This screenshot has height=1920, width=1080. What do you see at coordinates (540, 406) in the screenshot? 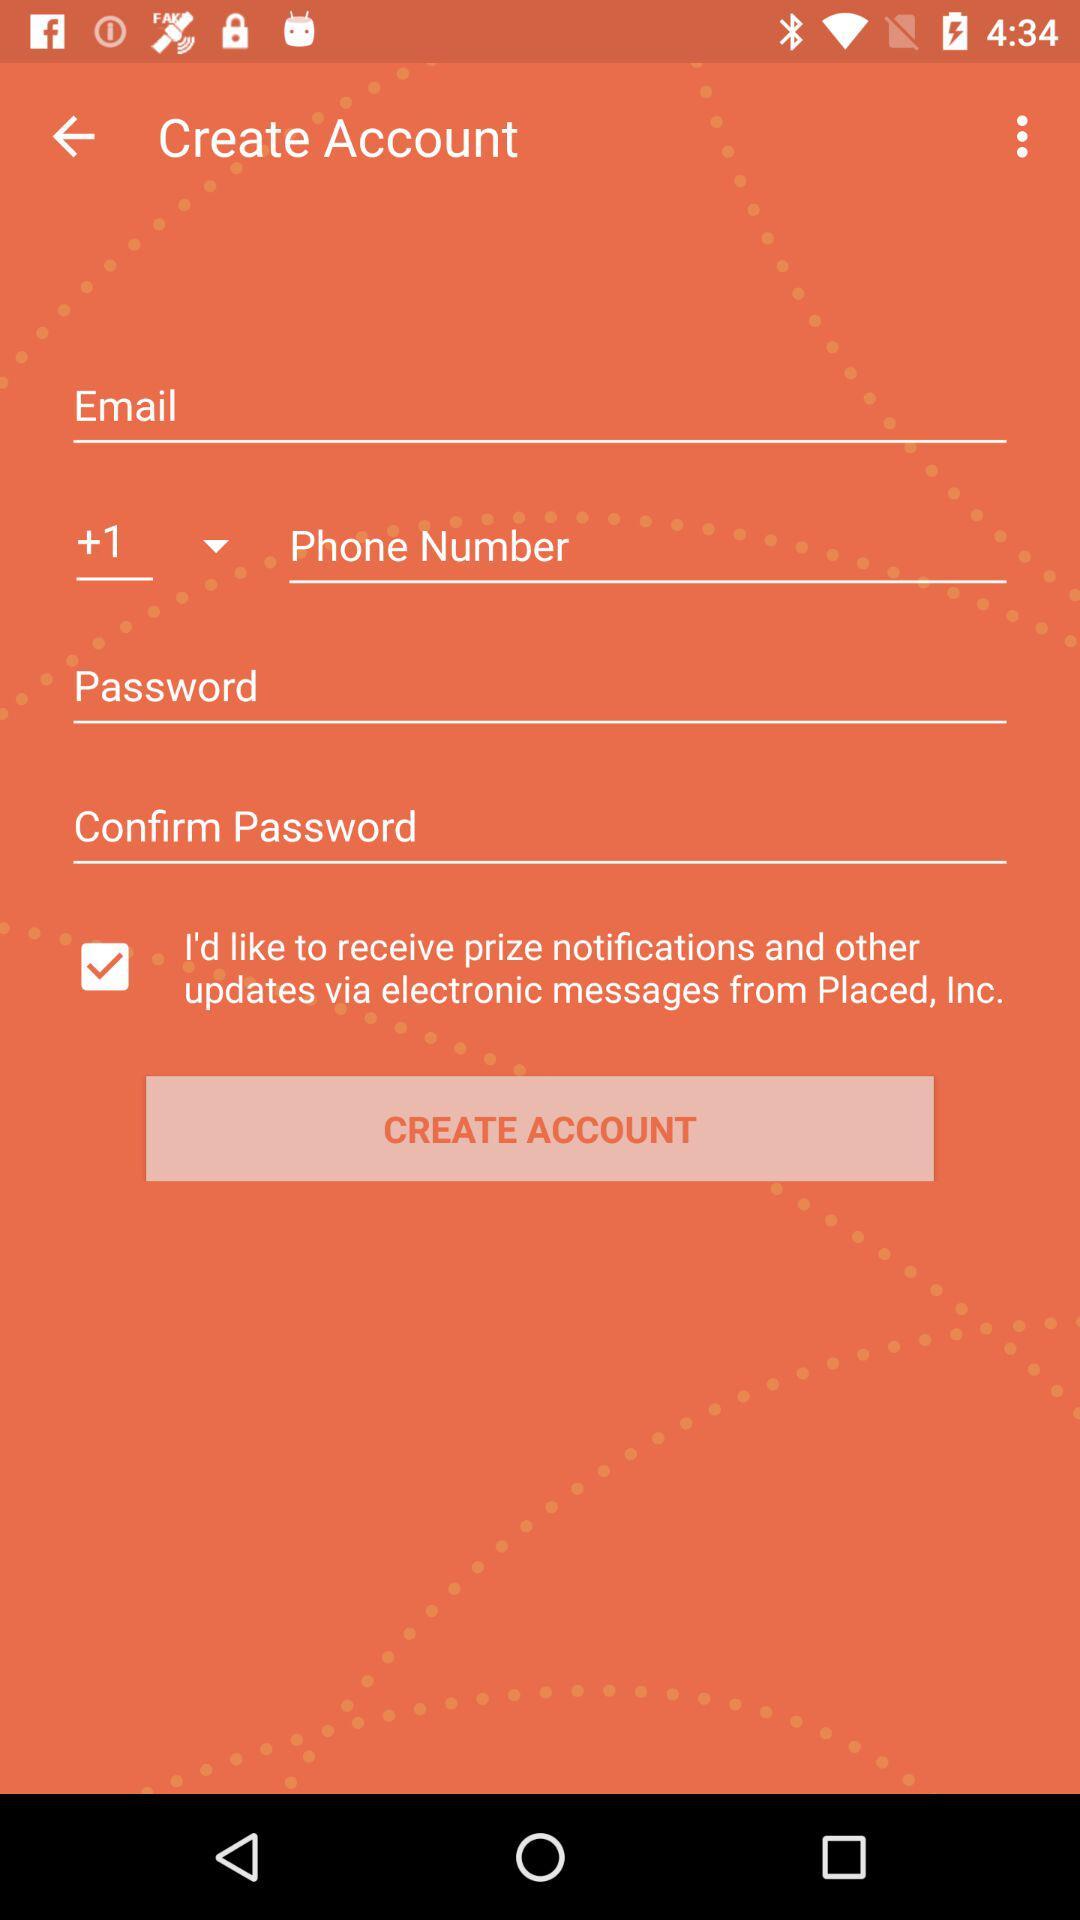
I see `email` at bounding box center [540, 406].